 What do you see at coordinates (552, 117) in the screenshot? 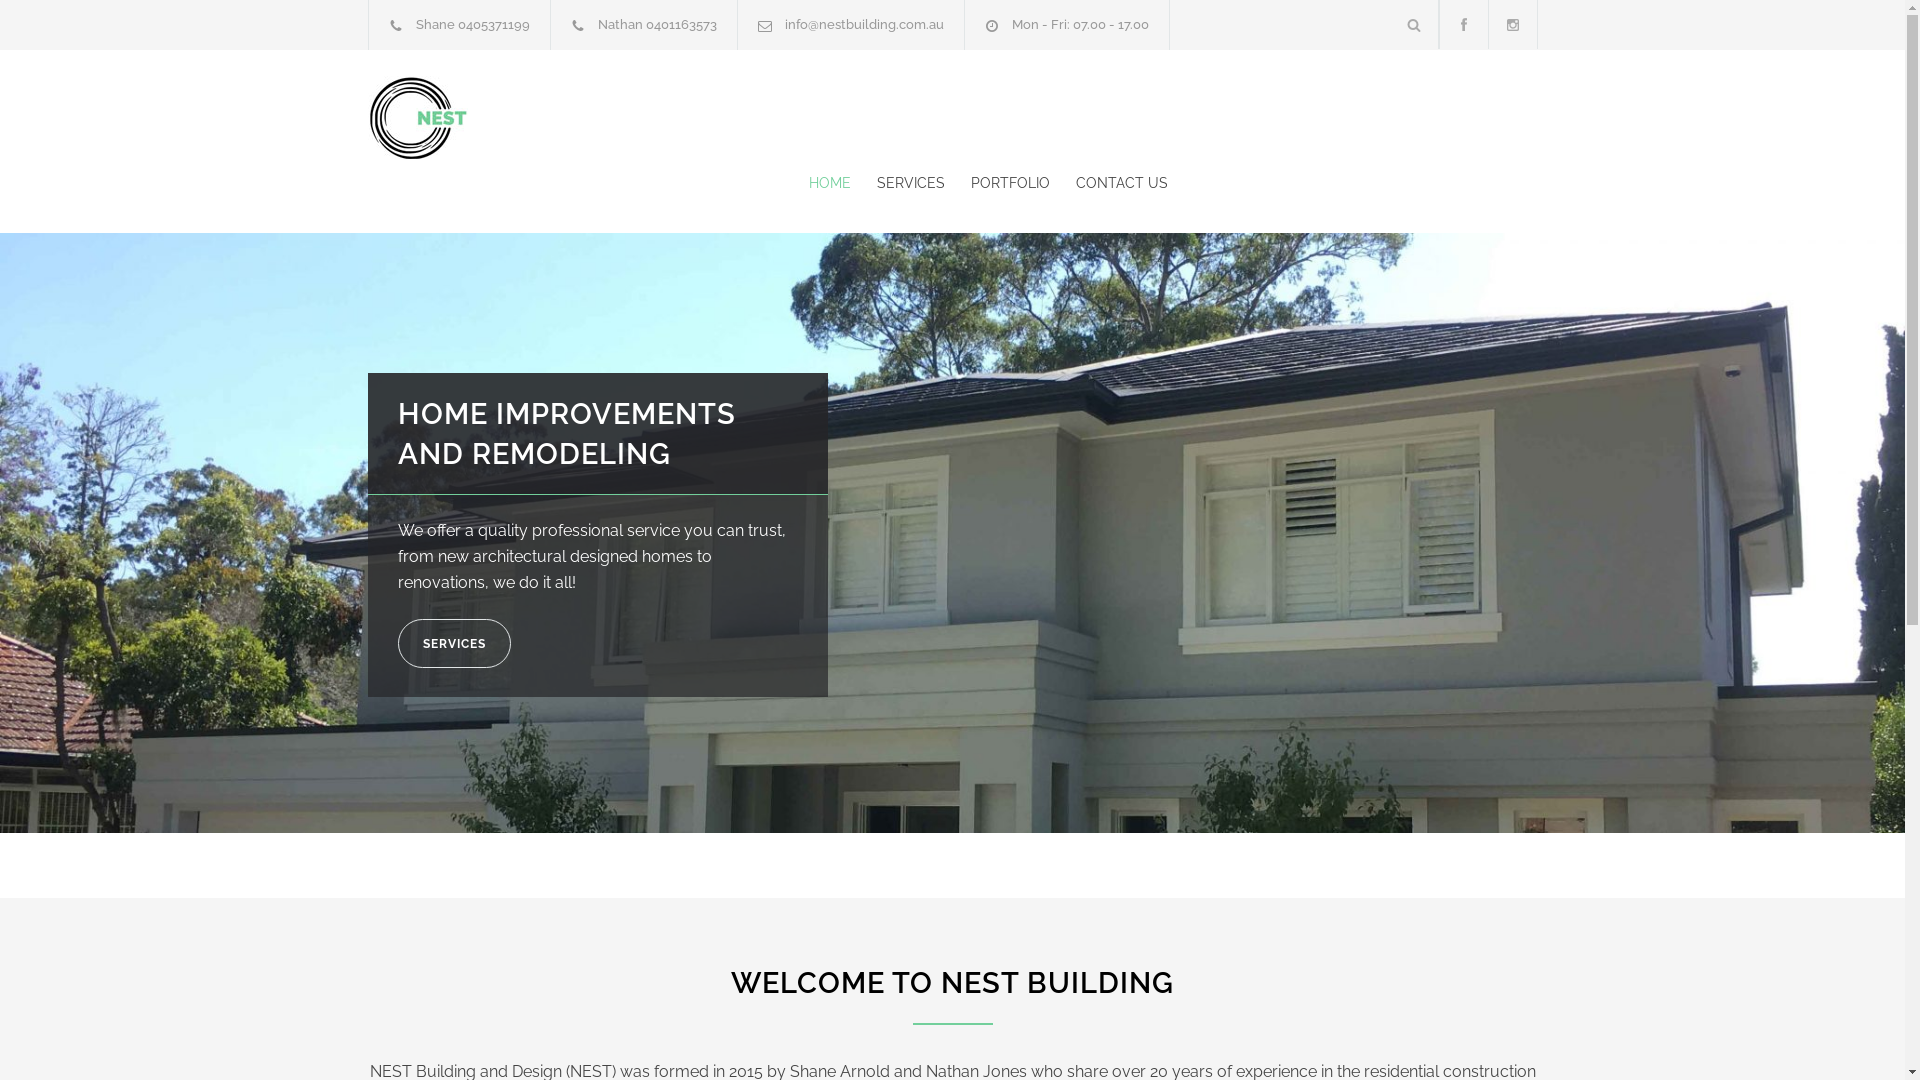
I see `'Nest'` at bounding box center [552, 117].